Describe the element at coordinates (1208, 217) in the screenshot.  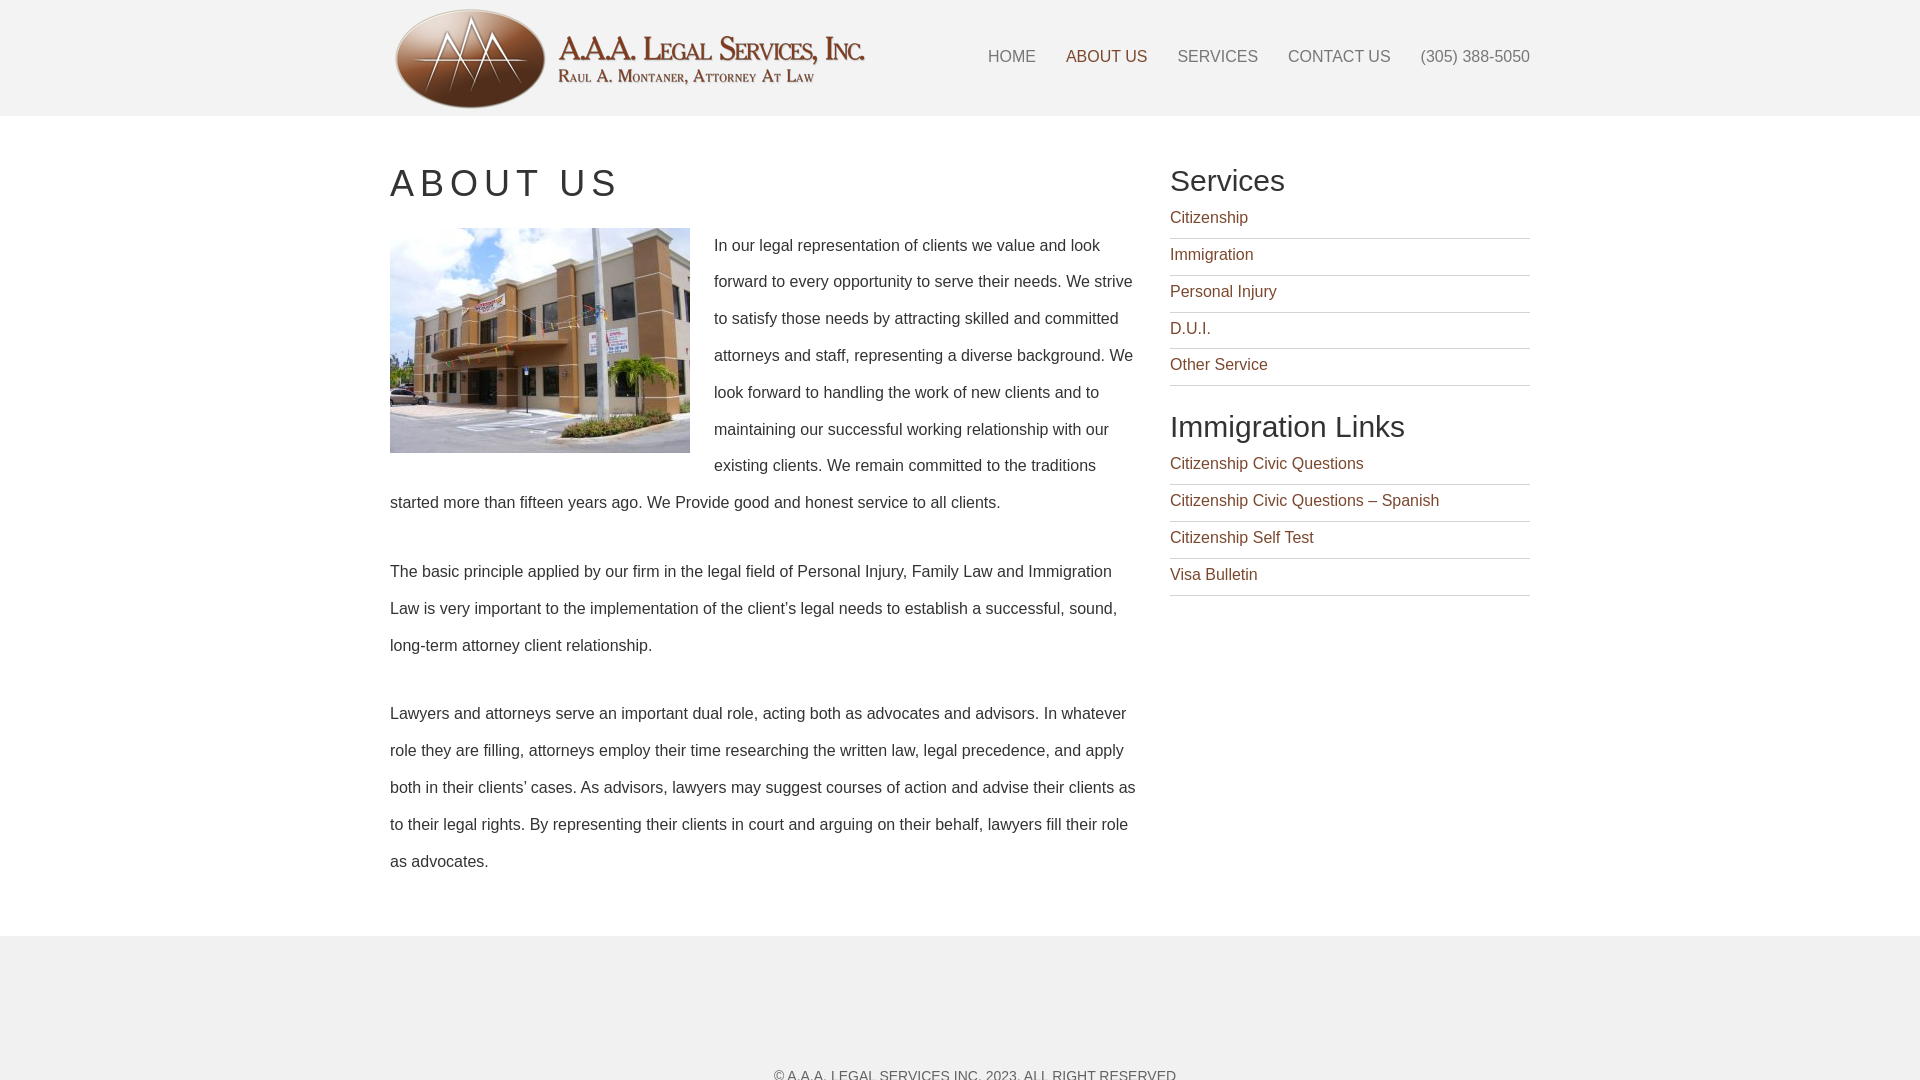
I see `'Citizenship'` at that location.